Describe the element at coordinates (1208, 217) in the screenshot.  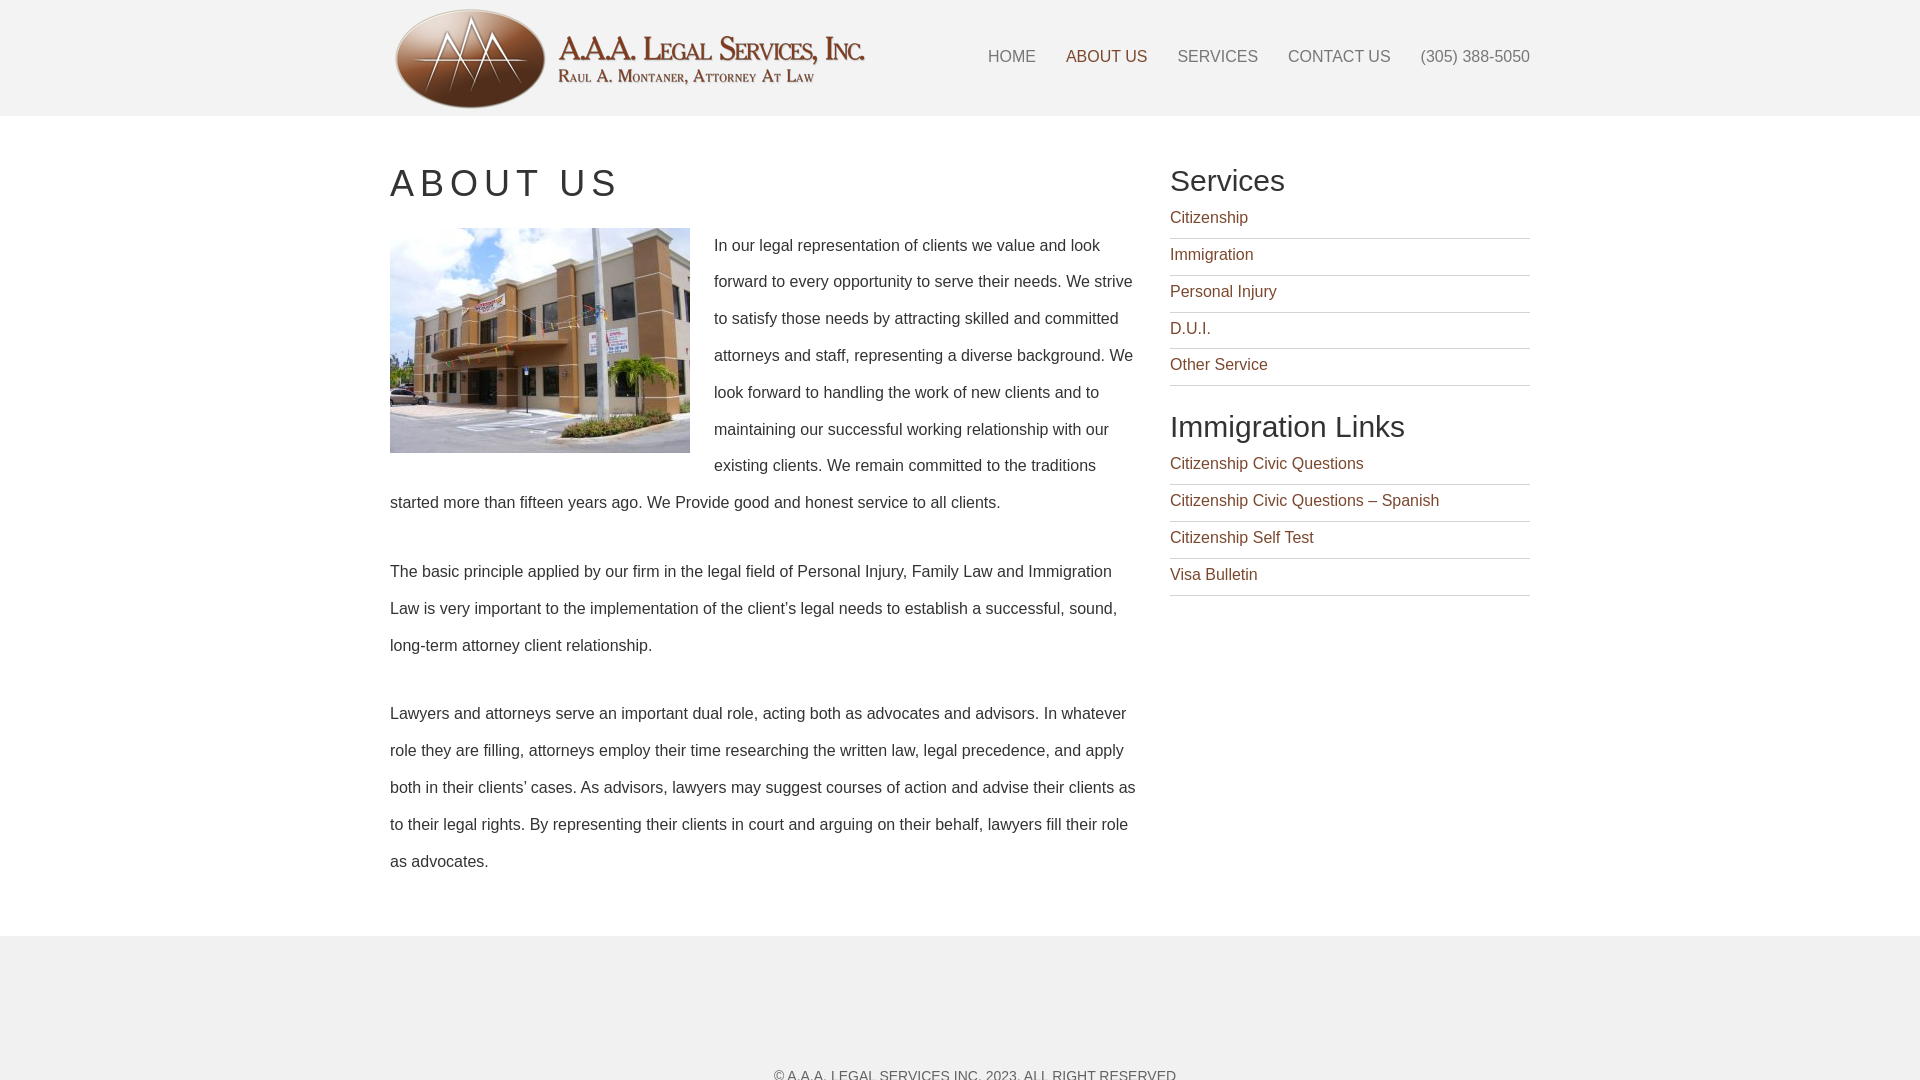
I see `'Citizenship'` at that location.